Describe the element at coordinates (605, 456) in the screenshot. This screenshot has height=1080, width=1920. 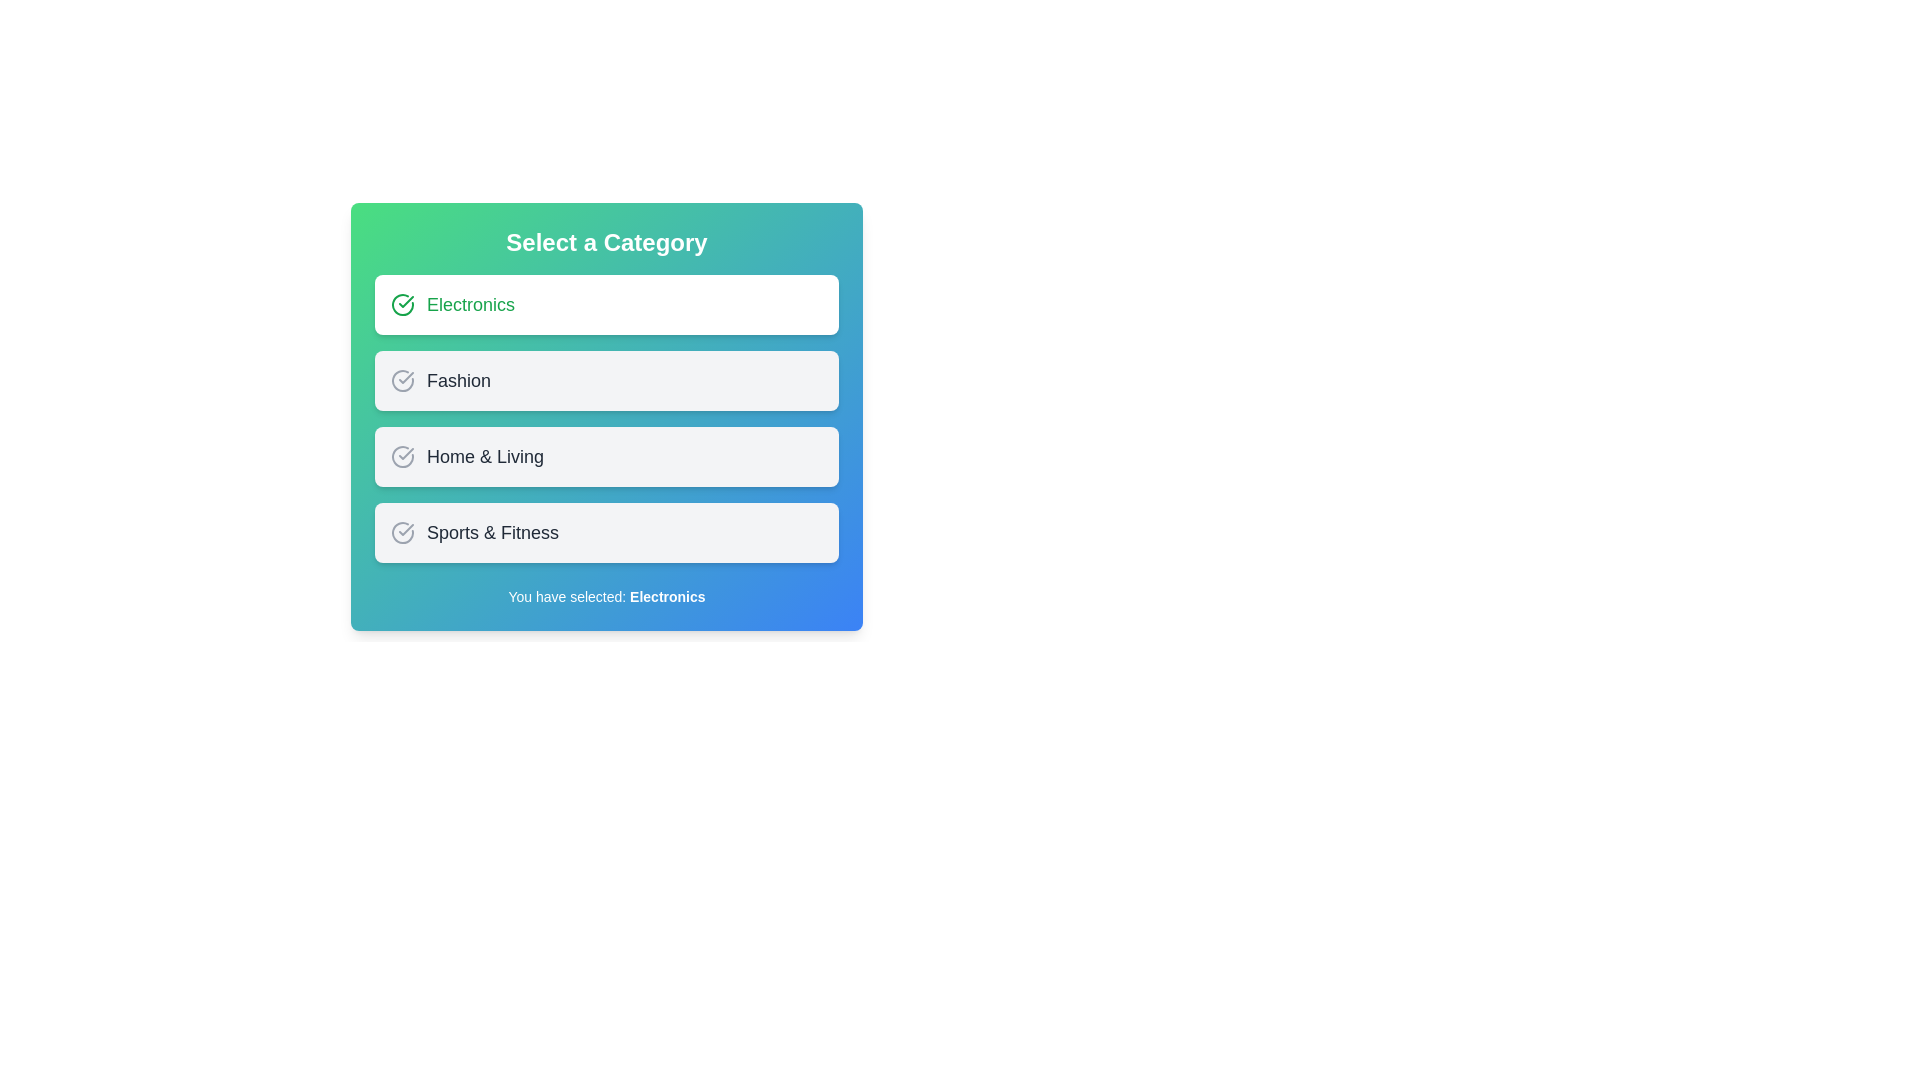
I see `the 'Home & Living' category selection button, which is the third item in the vertical list, located between 'Fashion' and 'Sports & Fitness'` at that location.